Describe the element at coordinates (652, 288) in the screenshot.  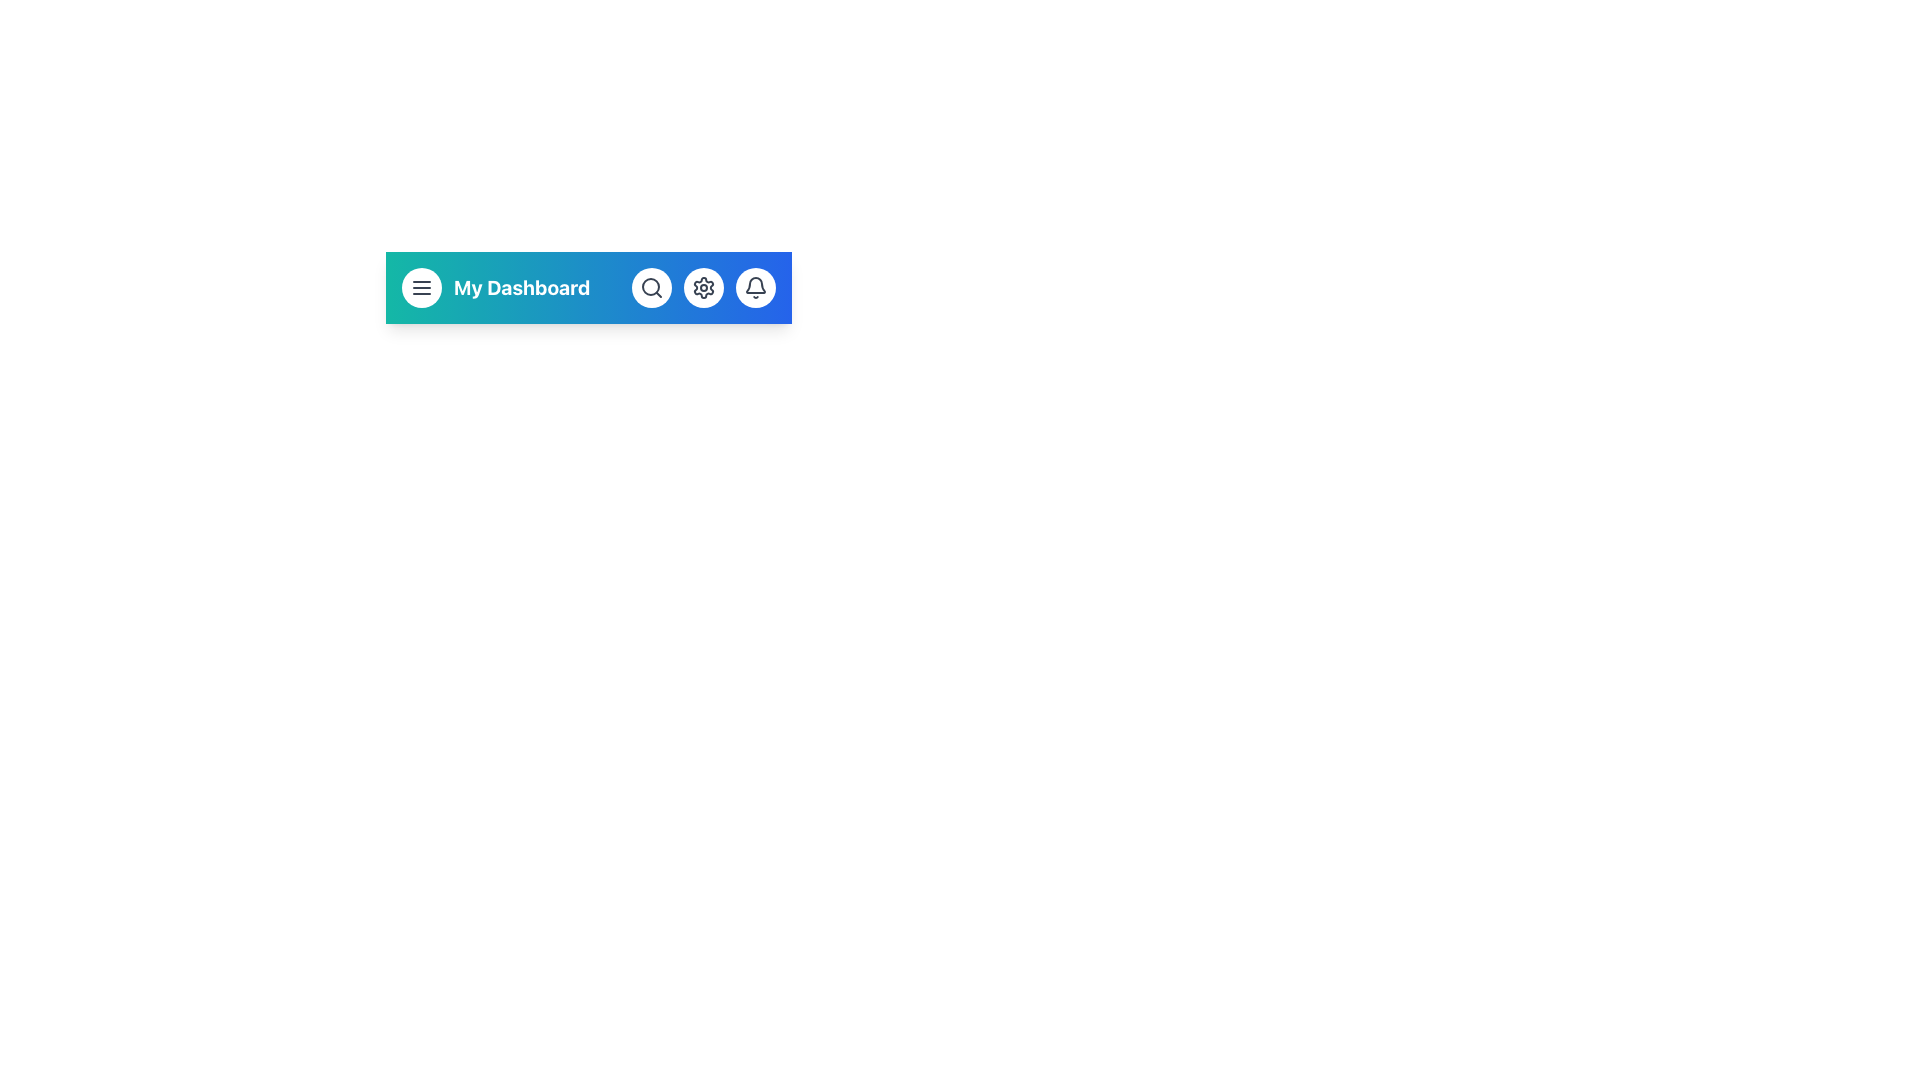
I see `the second button from the left in the navigation bar` at that location.